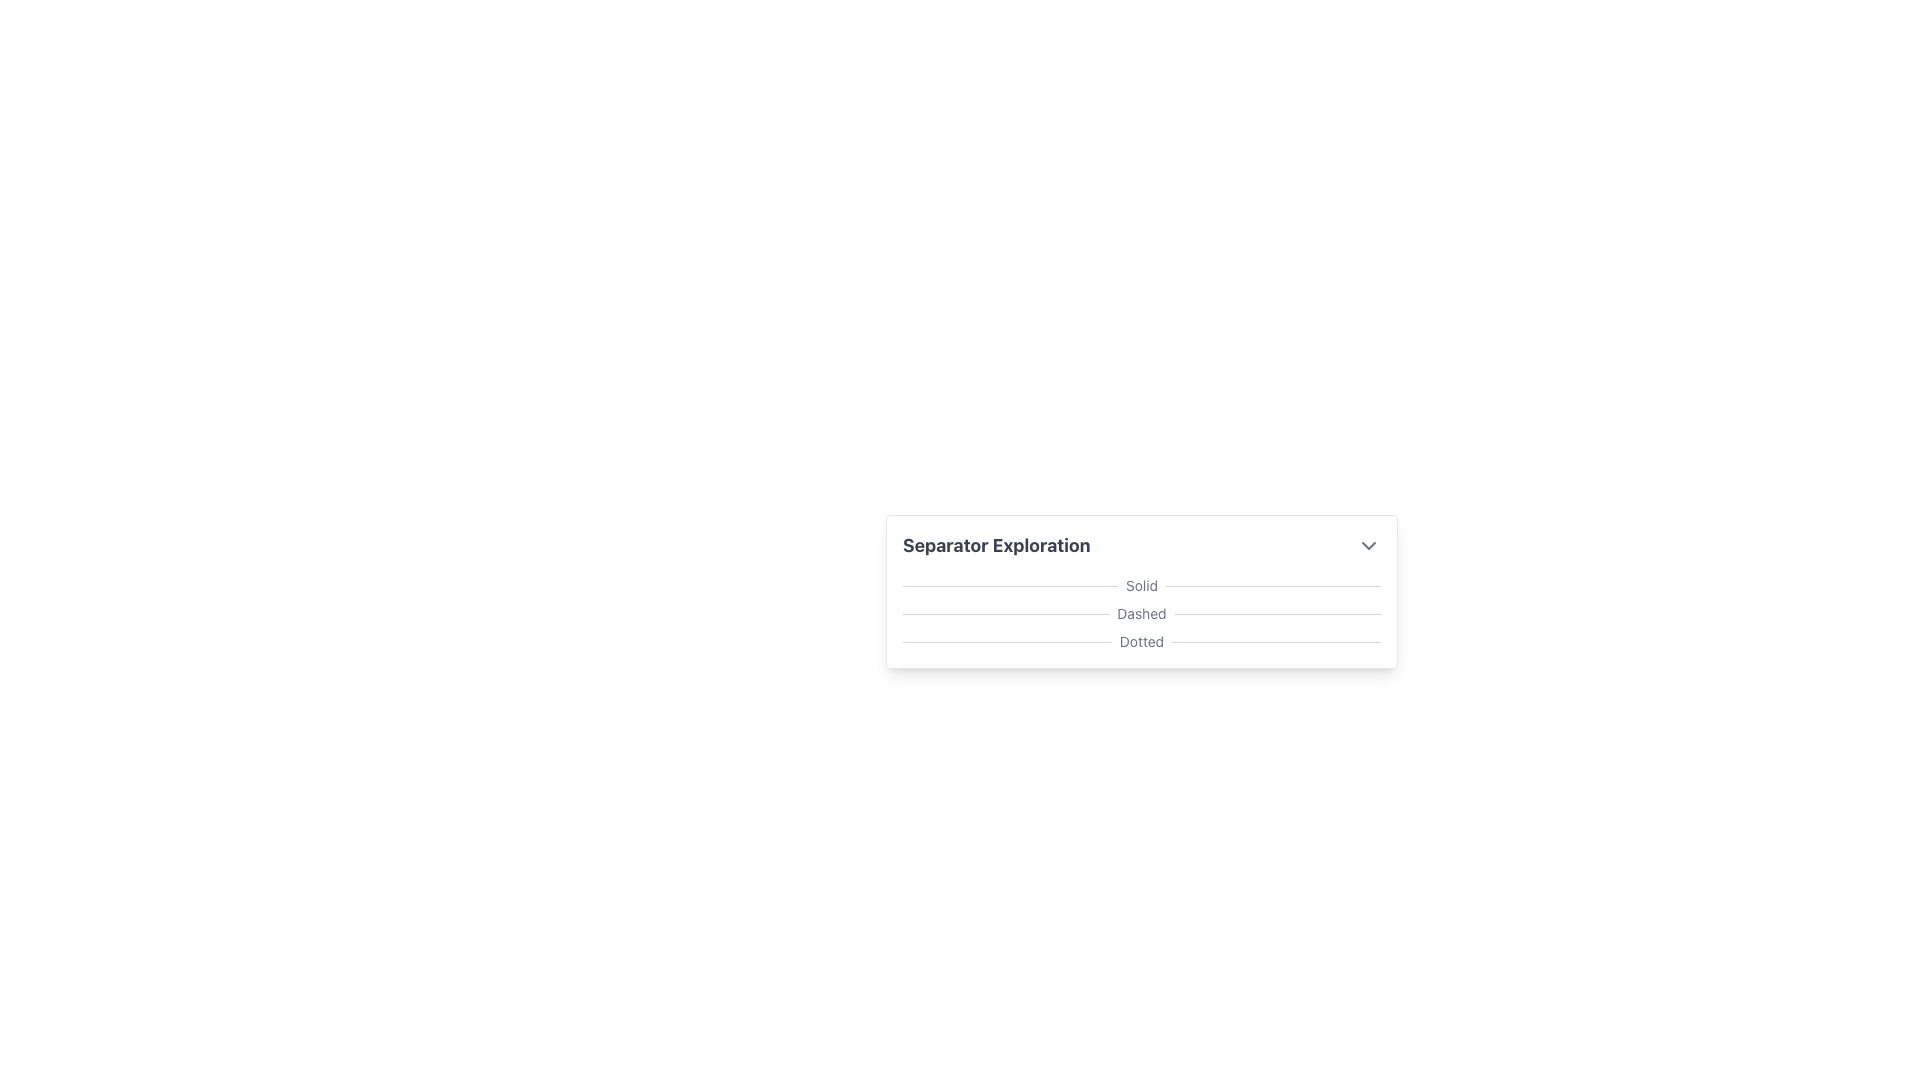 The image size is (1920, 1080). I want to click on the title or header text element located on the left side within a horizontally aligned row, which is adjacent to a chevron-down icon, so click(996, 546).